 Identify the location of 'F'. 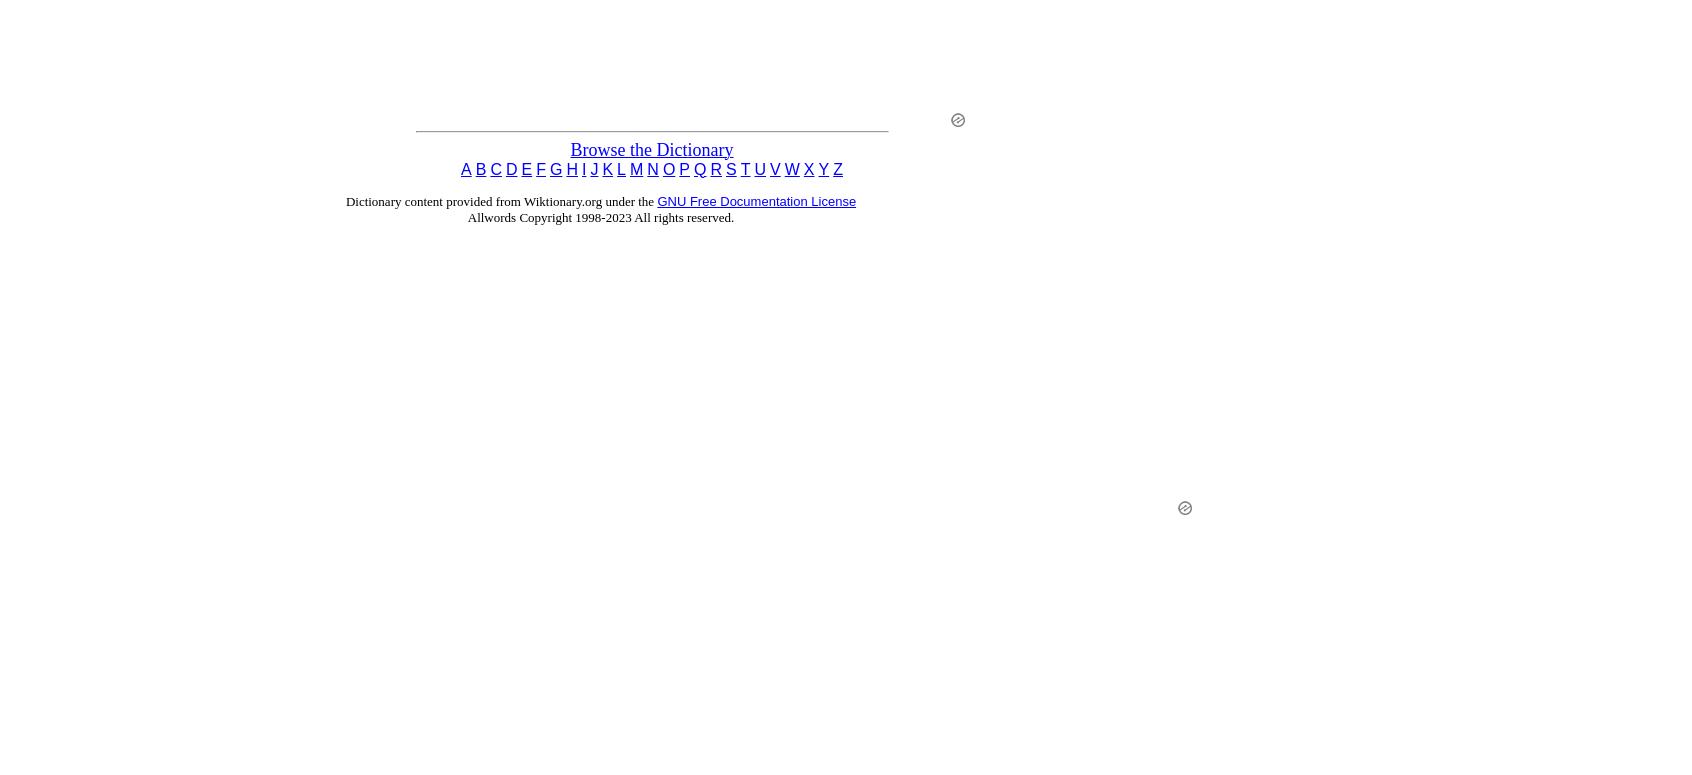
(540, 167).